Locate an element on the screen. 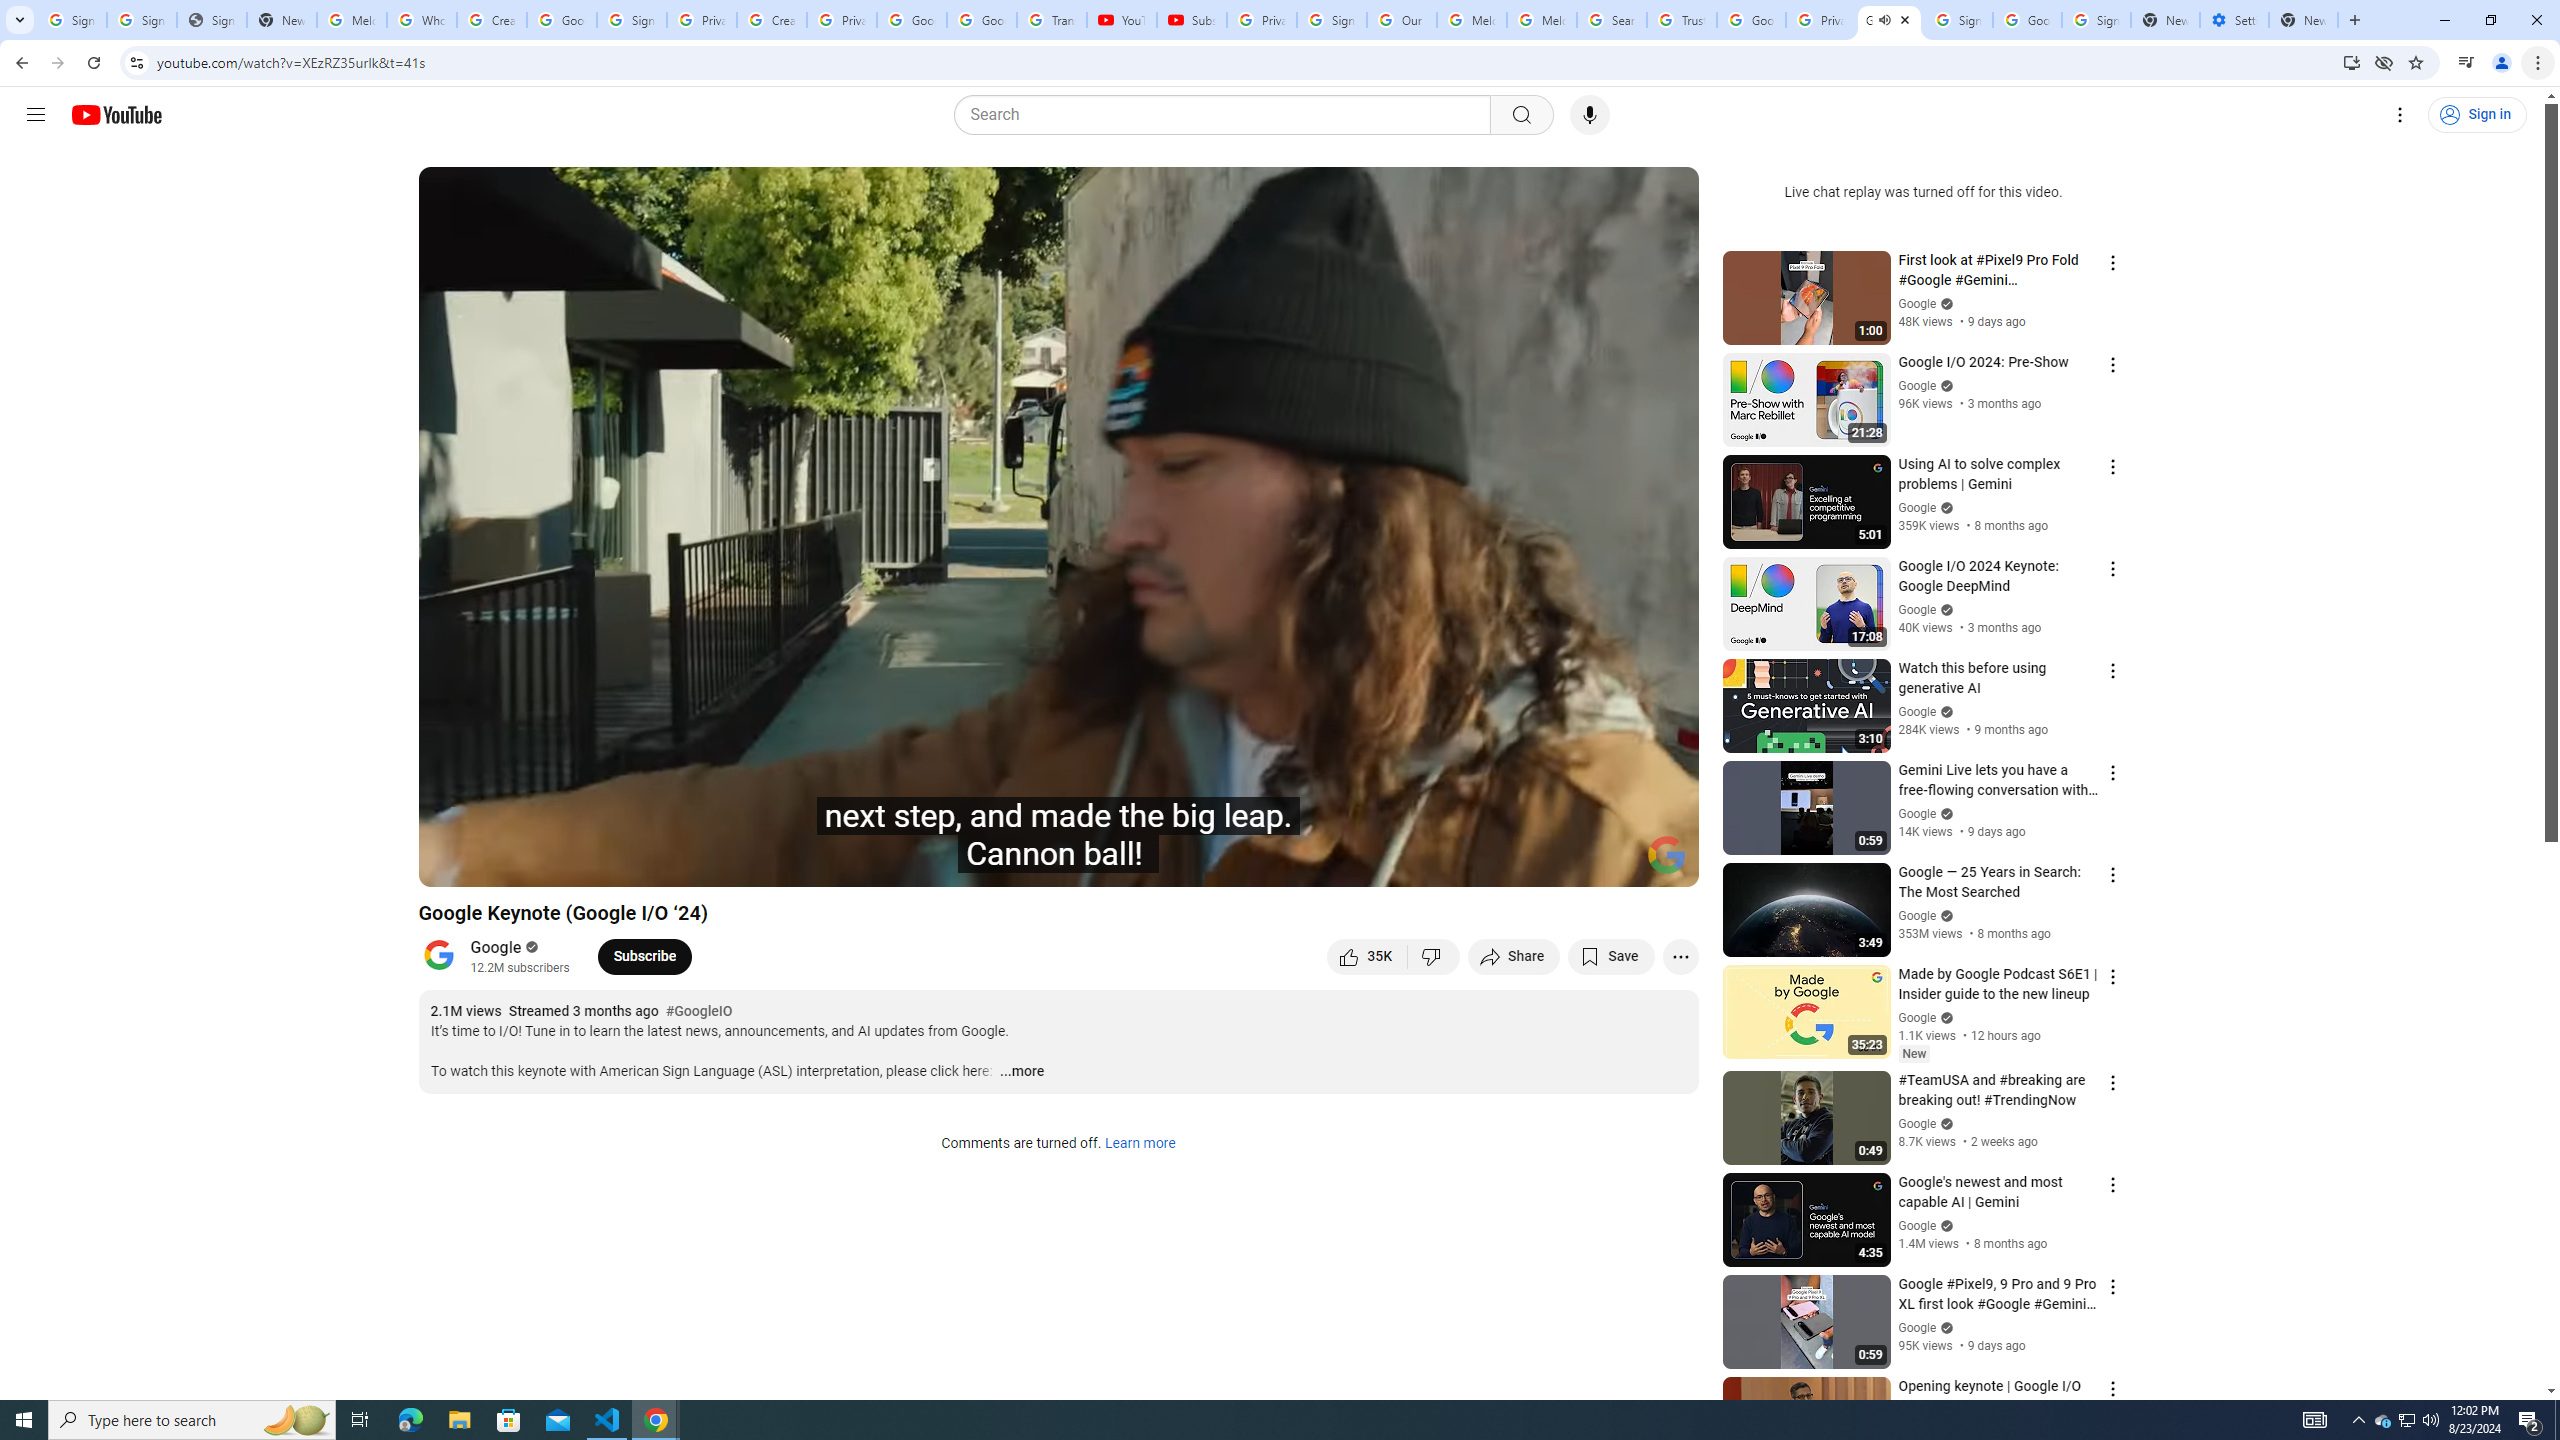 The height and width of the screenshot is (1440, 2560). 'Theater mode (t)' is located at coordinates (1614, 862).